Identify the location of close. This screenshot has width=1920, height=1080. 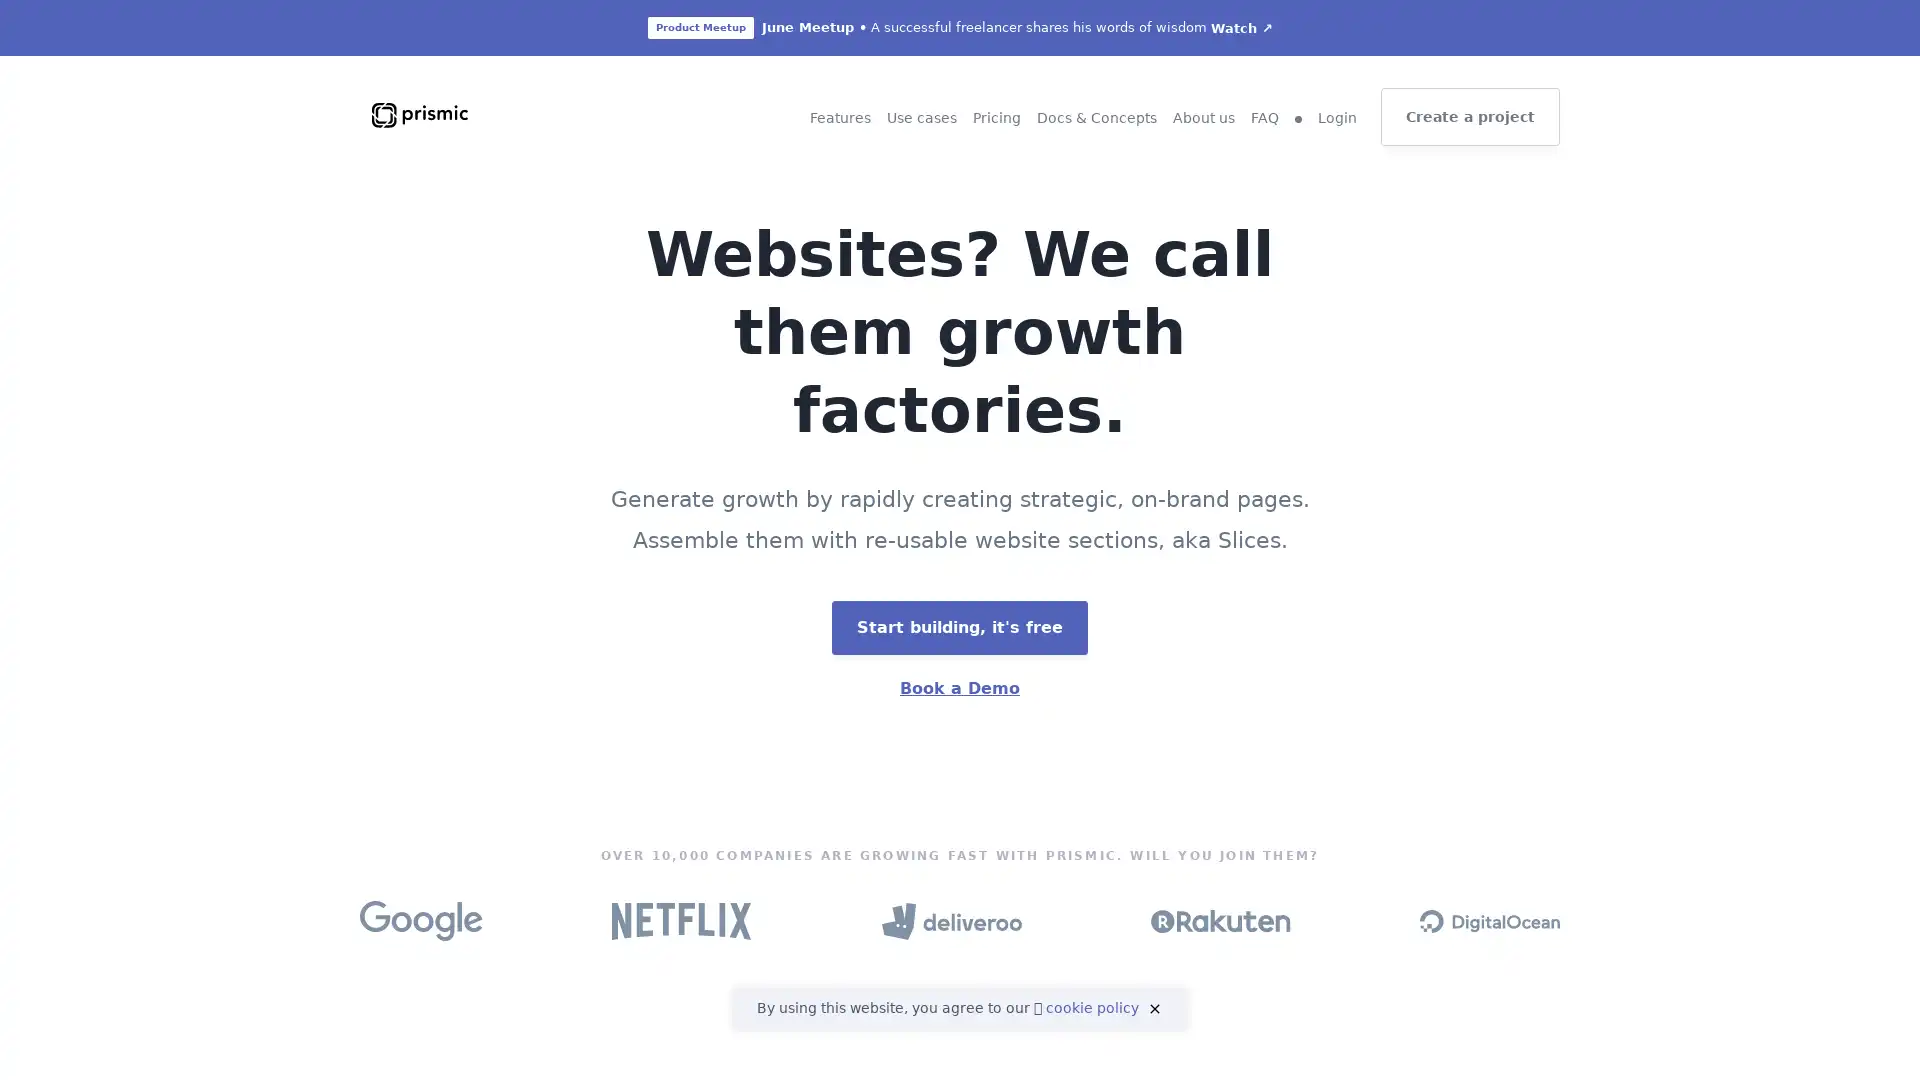
(1155, 1009).